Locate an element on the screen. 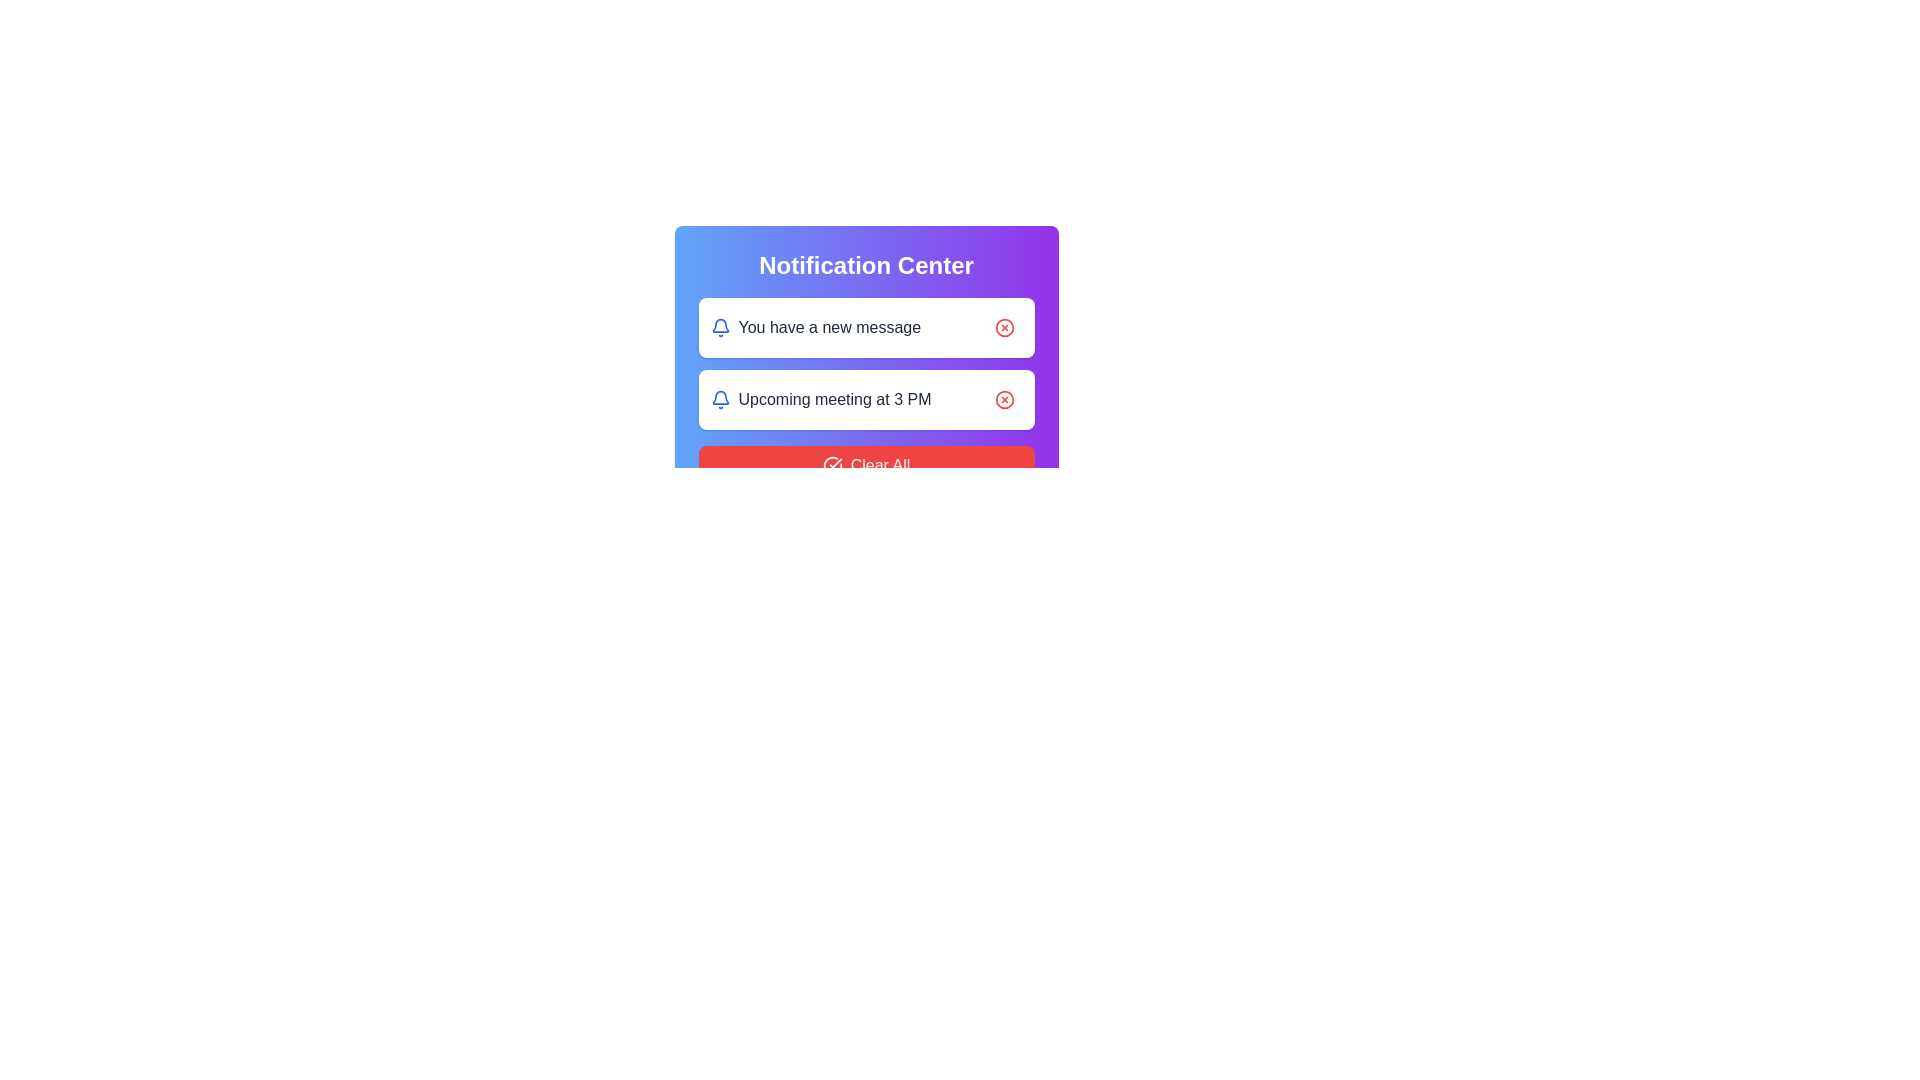 Image resolution: width=1920 pixels, height=1080 pixels. the icon representing the graphical feedback associated with the 'Clear All' button, which is located at the bottom-center of the button is located at coordinates (832, 466).